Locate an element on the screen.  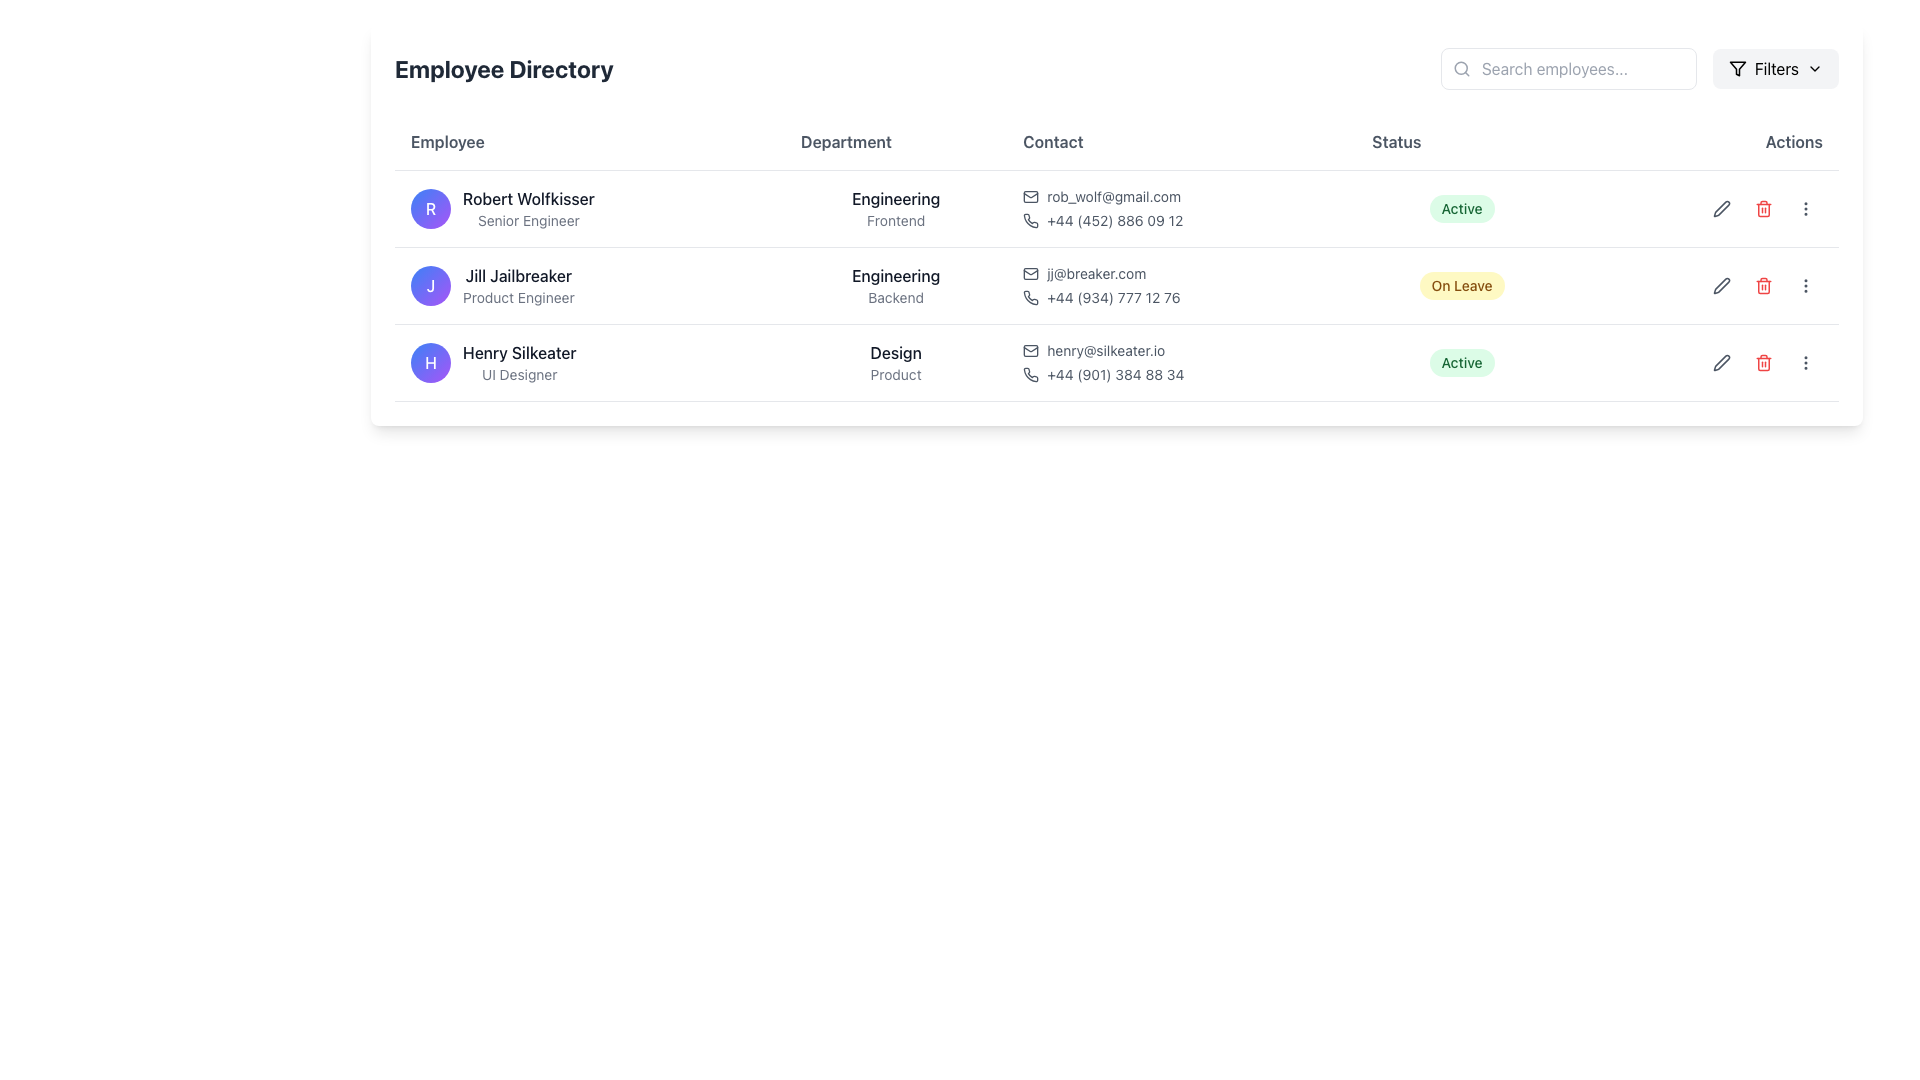
the red trash bin icon located in the 'Actions' column of the third row in the table is located at coordinates (1763, 362).